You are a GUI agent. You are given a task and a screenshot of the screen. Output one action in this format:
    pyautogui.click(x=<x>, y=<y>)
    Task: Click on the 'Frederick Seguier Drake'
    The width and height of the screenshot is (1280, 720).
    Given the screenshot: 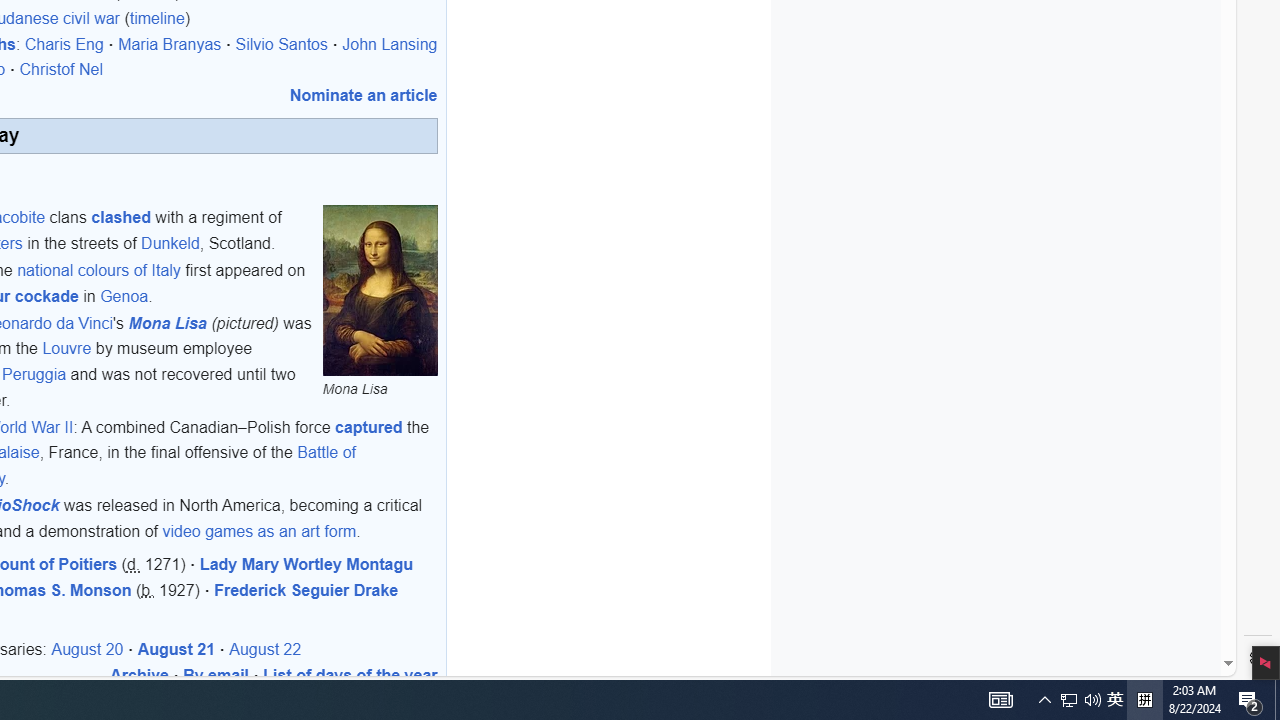 What is the action you would take?
    pyautogui.click(x=305, y=589)
    